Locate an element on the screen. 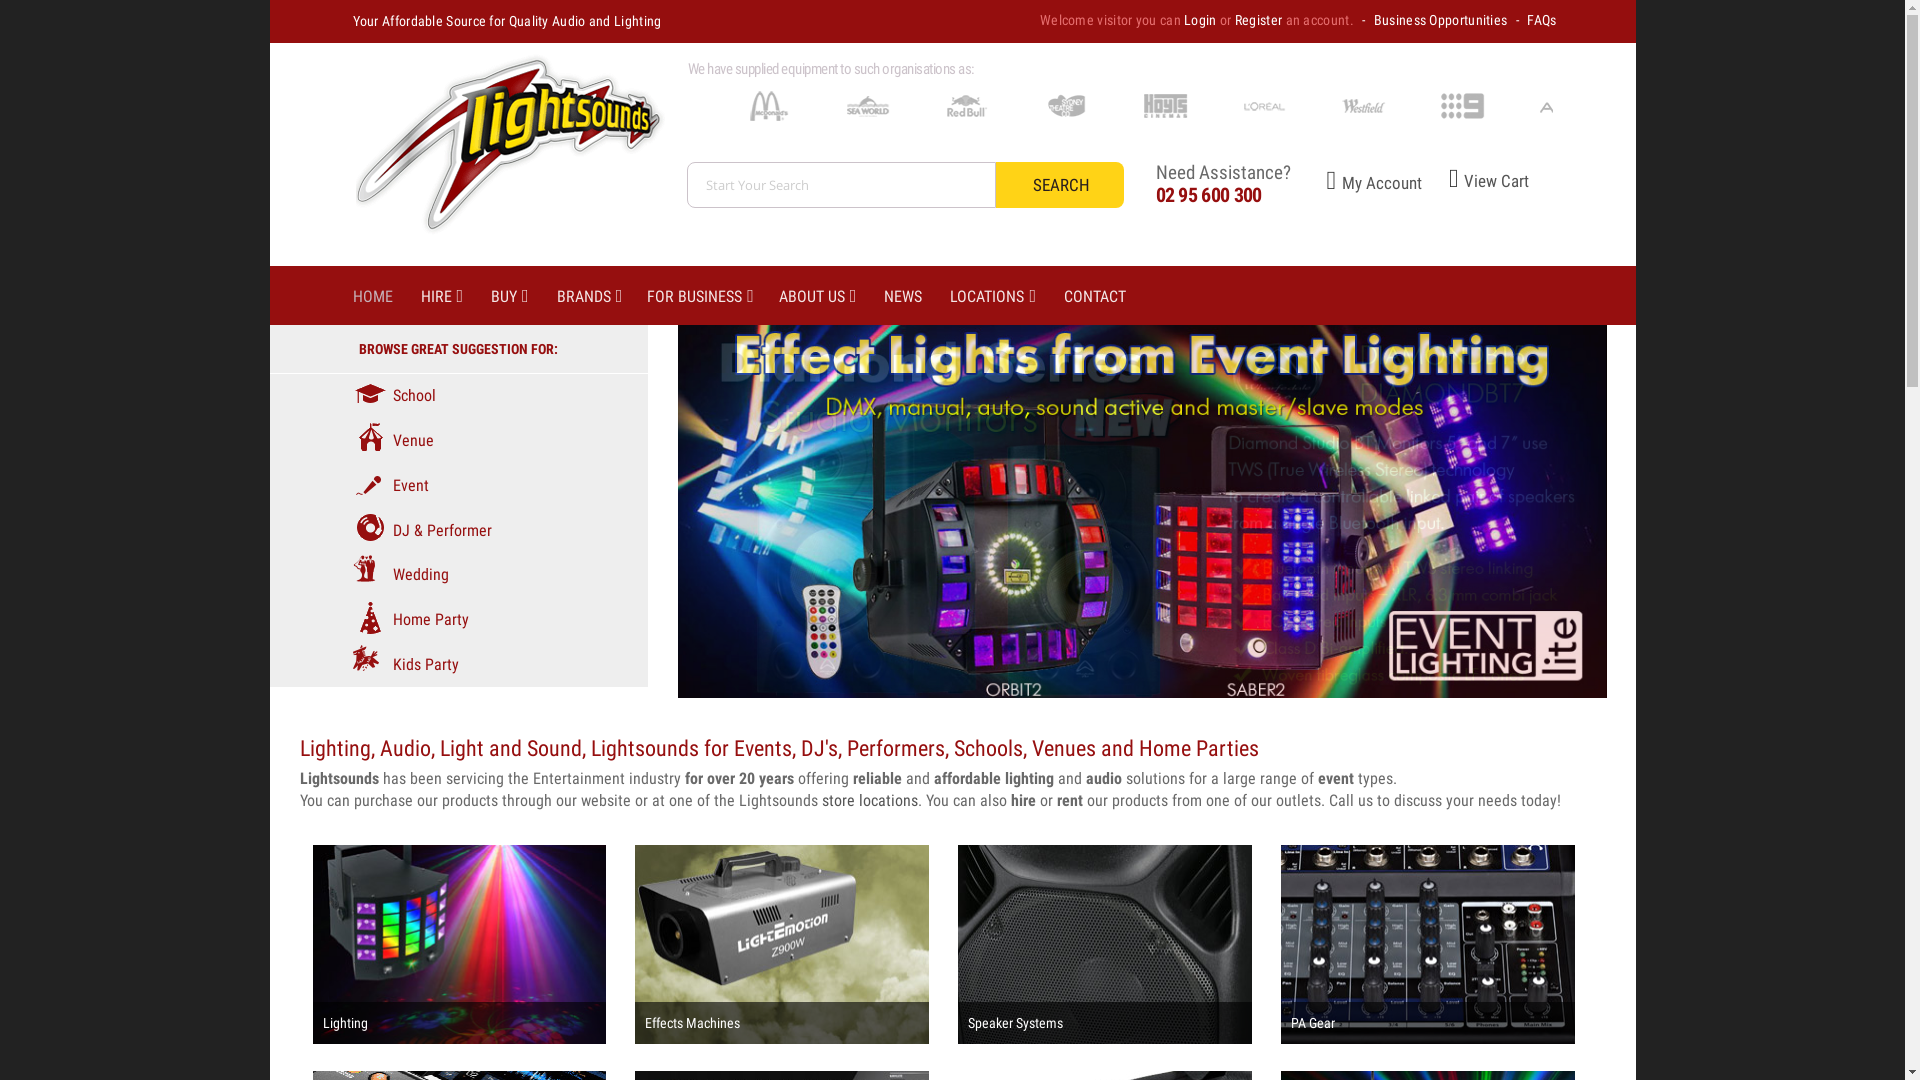 The width and height of the screenshot is (1920, 1080). 'ABOUT US' is located at coordinates (831, 297).